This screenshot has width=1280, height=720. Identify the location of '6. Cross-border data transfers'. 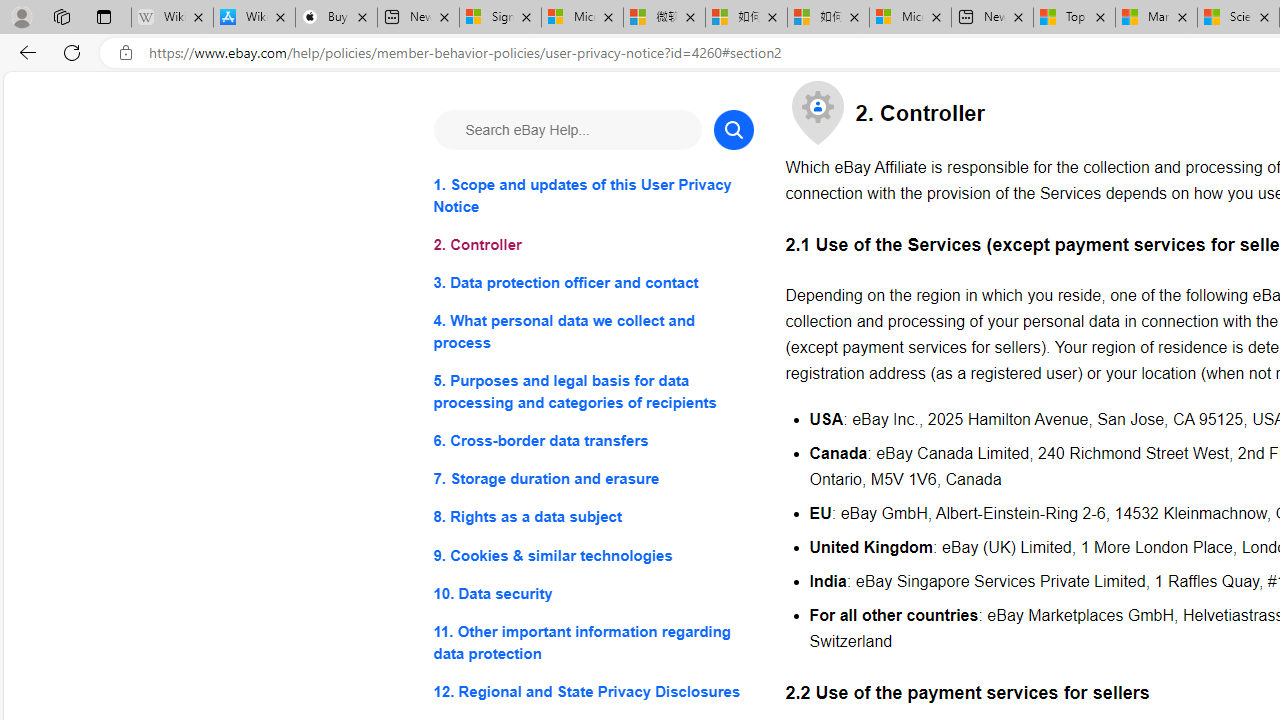
(592, 440).